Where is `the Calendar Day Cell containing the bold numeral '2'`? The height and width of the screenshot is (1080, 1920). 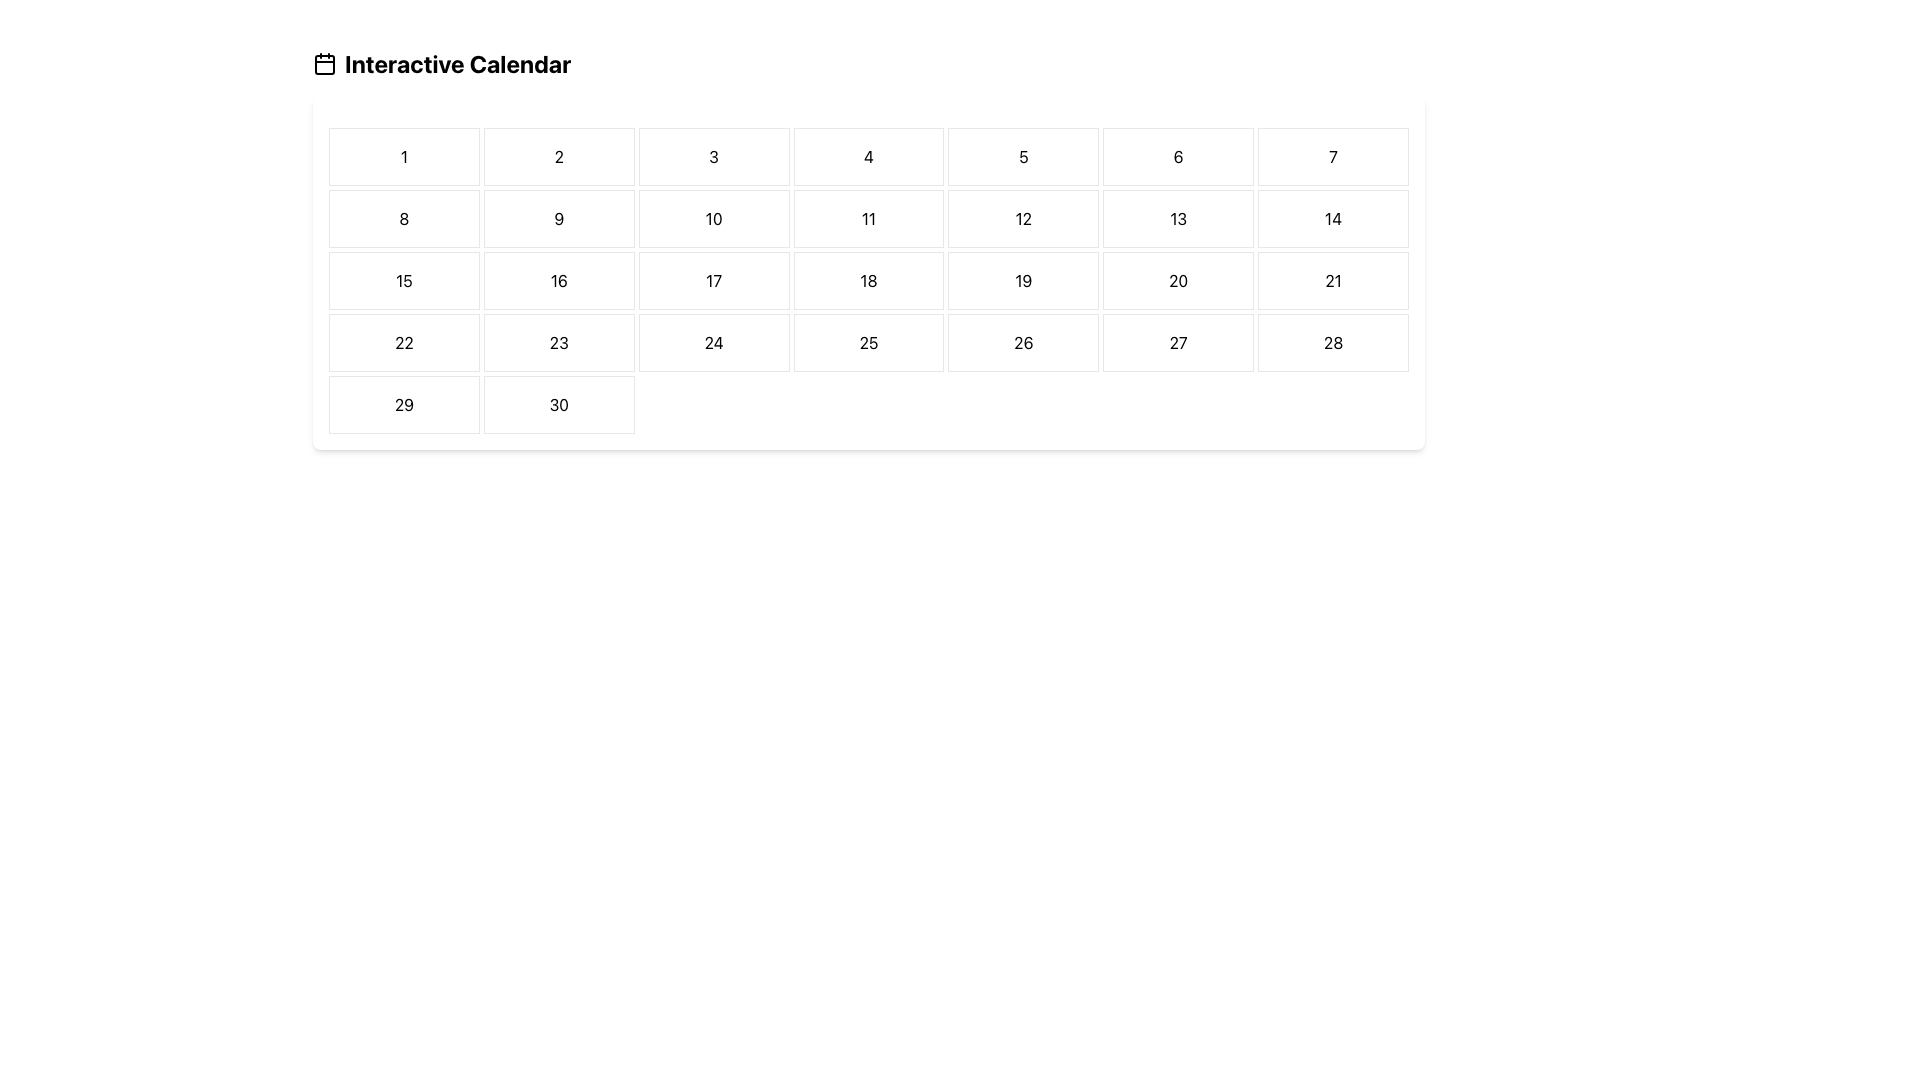
the Calendar Day Cell containing the bold numeral '2' is located at coordinates (559, 156).